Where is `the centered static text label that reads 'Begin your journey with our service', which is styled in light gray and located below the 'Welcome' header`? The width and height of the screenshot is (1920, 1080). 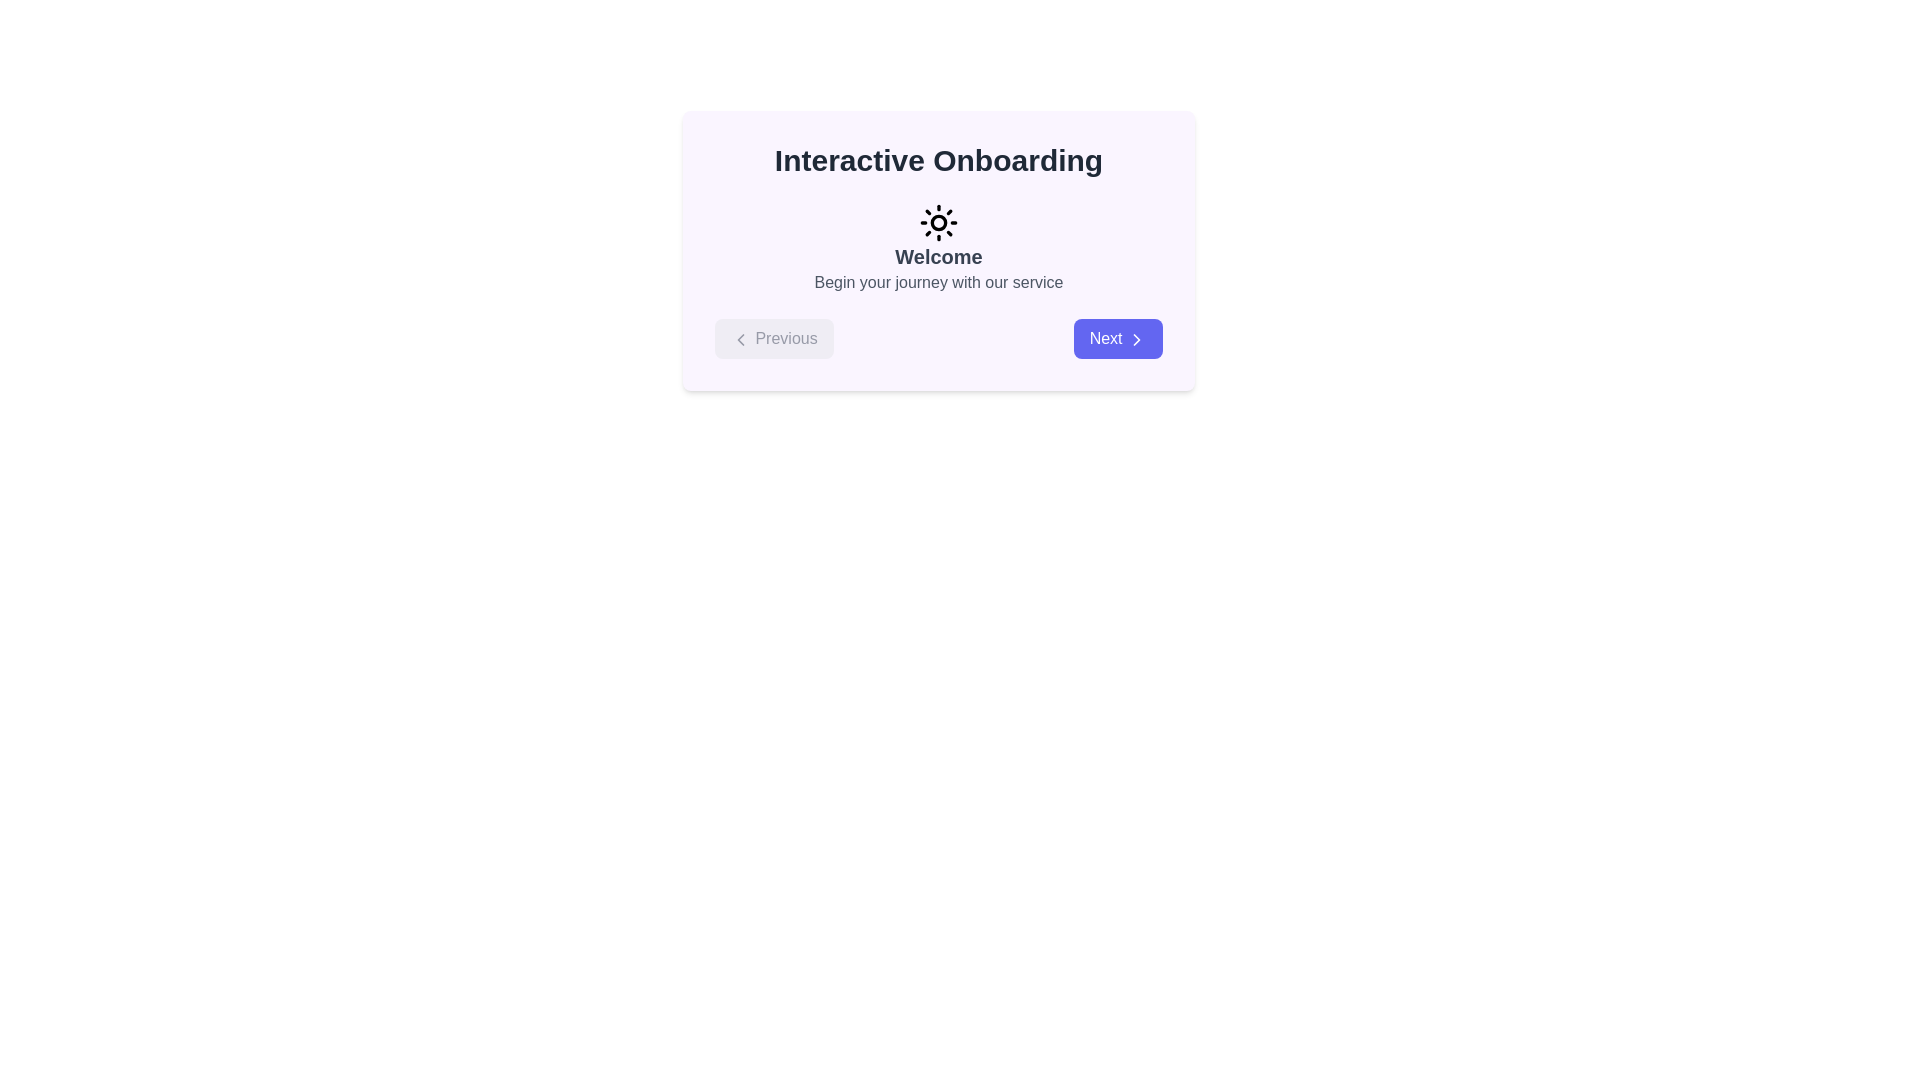
the centered static text label that reads 'Begin your journey with our service', which is styled in light gray and located below the 'Welcome' header is located at coordinates (938, 282).